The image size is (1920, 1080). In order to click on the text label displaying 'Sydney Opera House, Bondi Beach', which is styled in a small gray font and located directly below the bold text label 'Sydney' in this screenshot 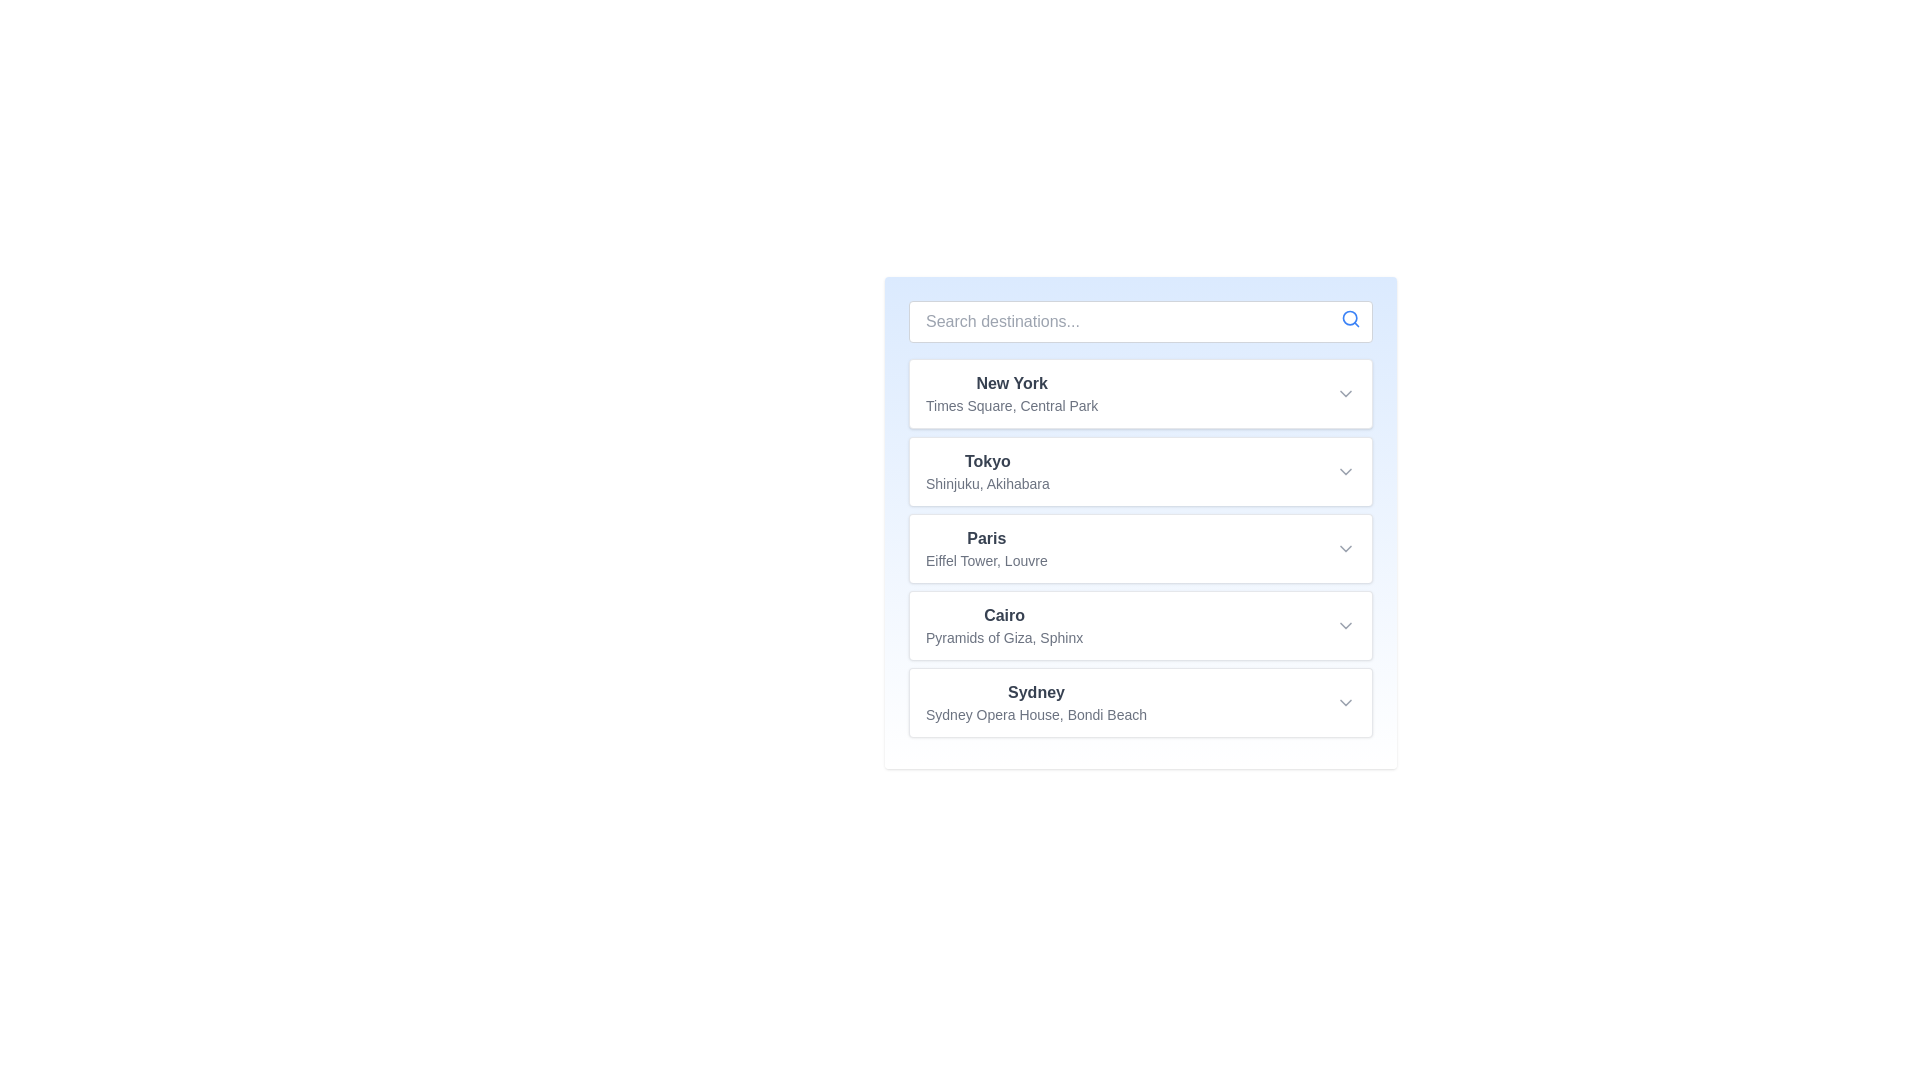, I will do `click(1036, 713)`.